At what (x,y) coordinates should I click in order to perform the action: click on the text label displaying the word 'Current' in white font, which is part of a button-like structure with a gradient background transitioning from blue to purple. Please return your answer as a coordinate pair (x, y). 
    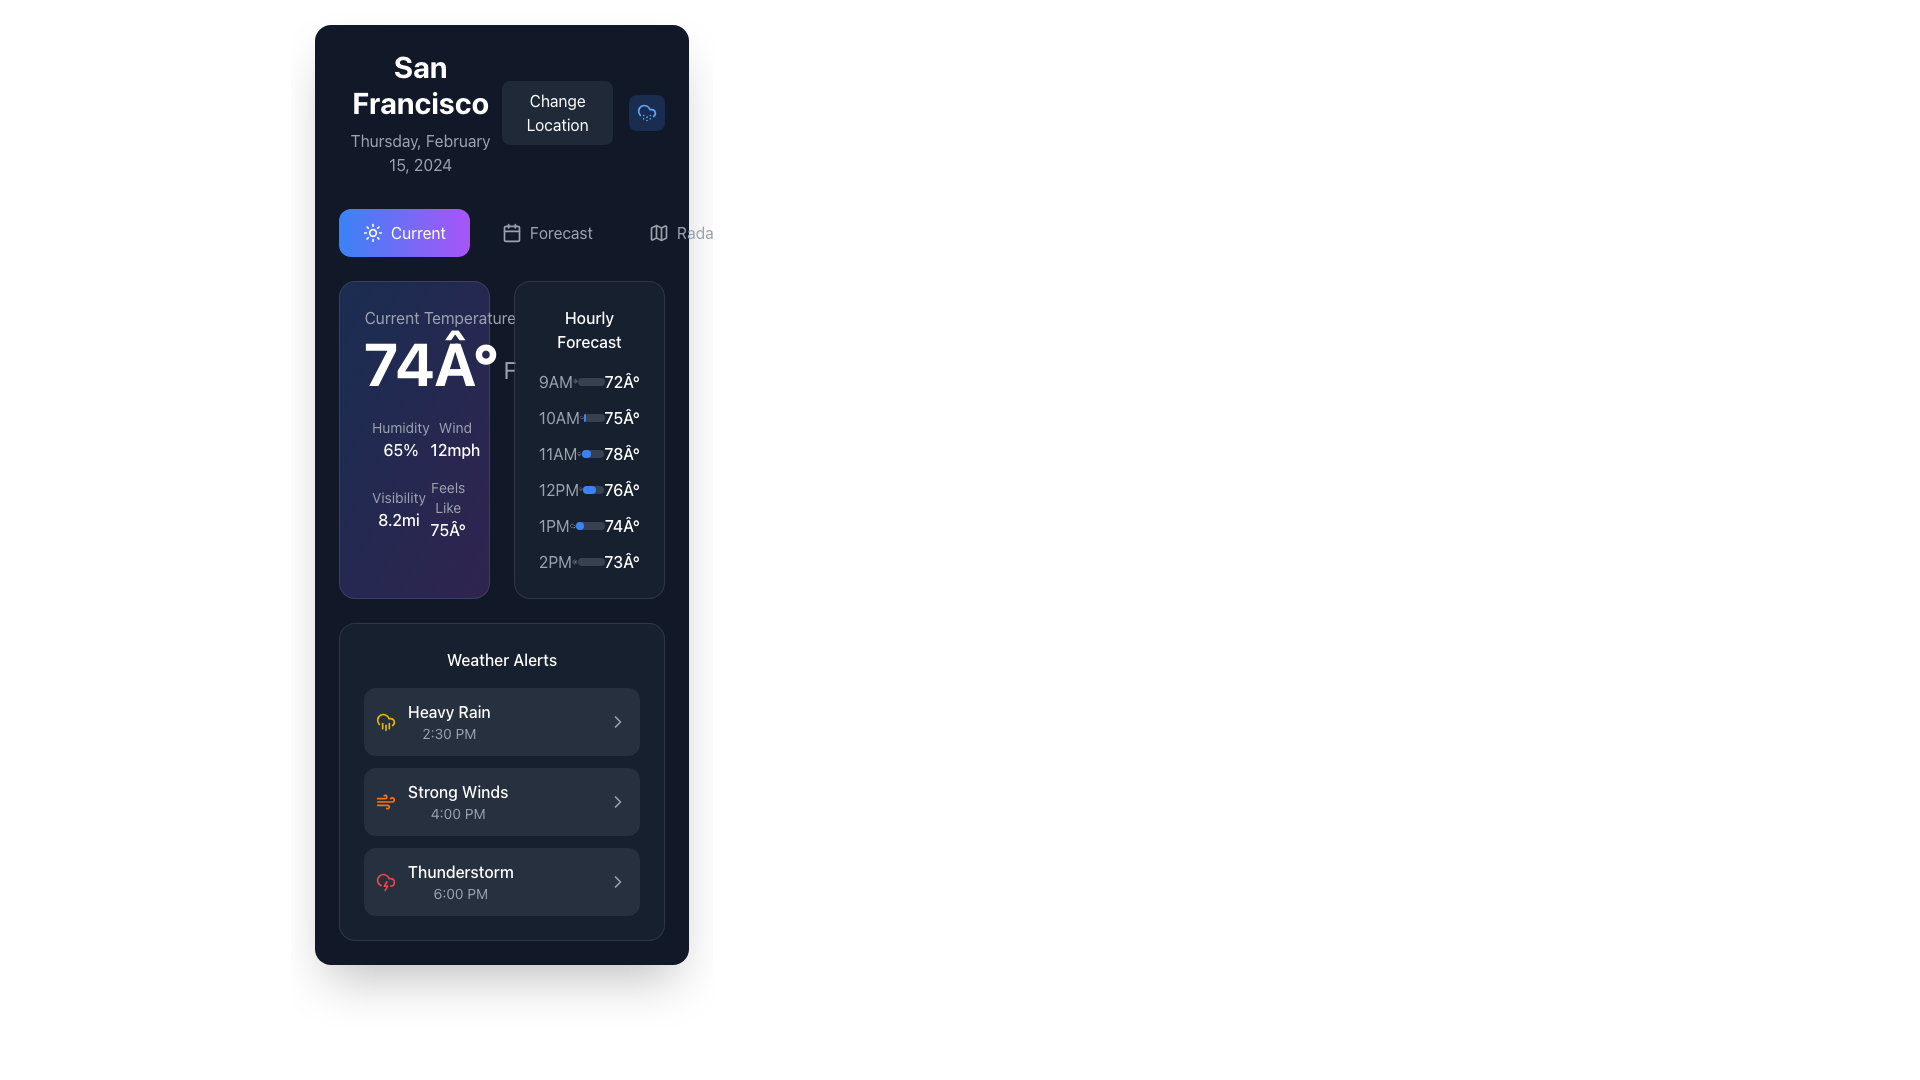
    Looking at the image, I should click on (417, 231).